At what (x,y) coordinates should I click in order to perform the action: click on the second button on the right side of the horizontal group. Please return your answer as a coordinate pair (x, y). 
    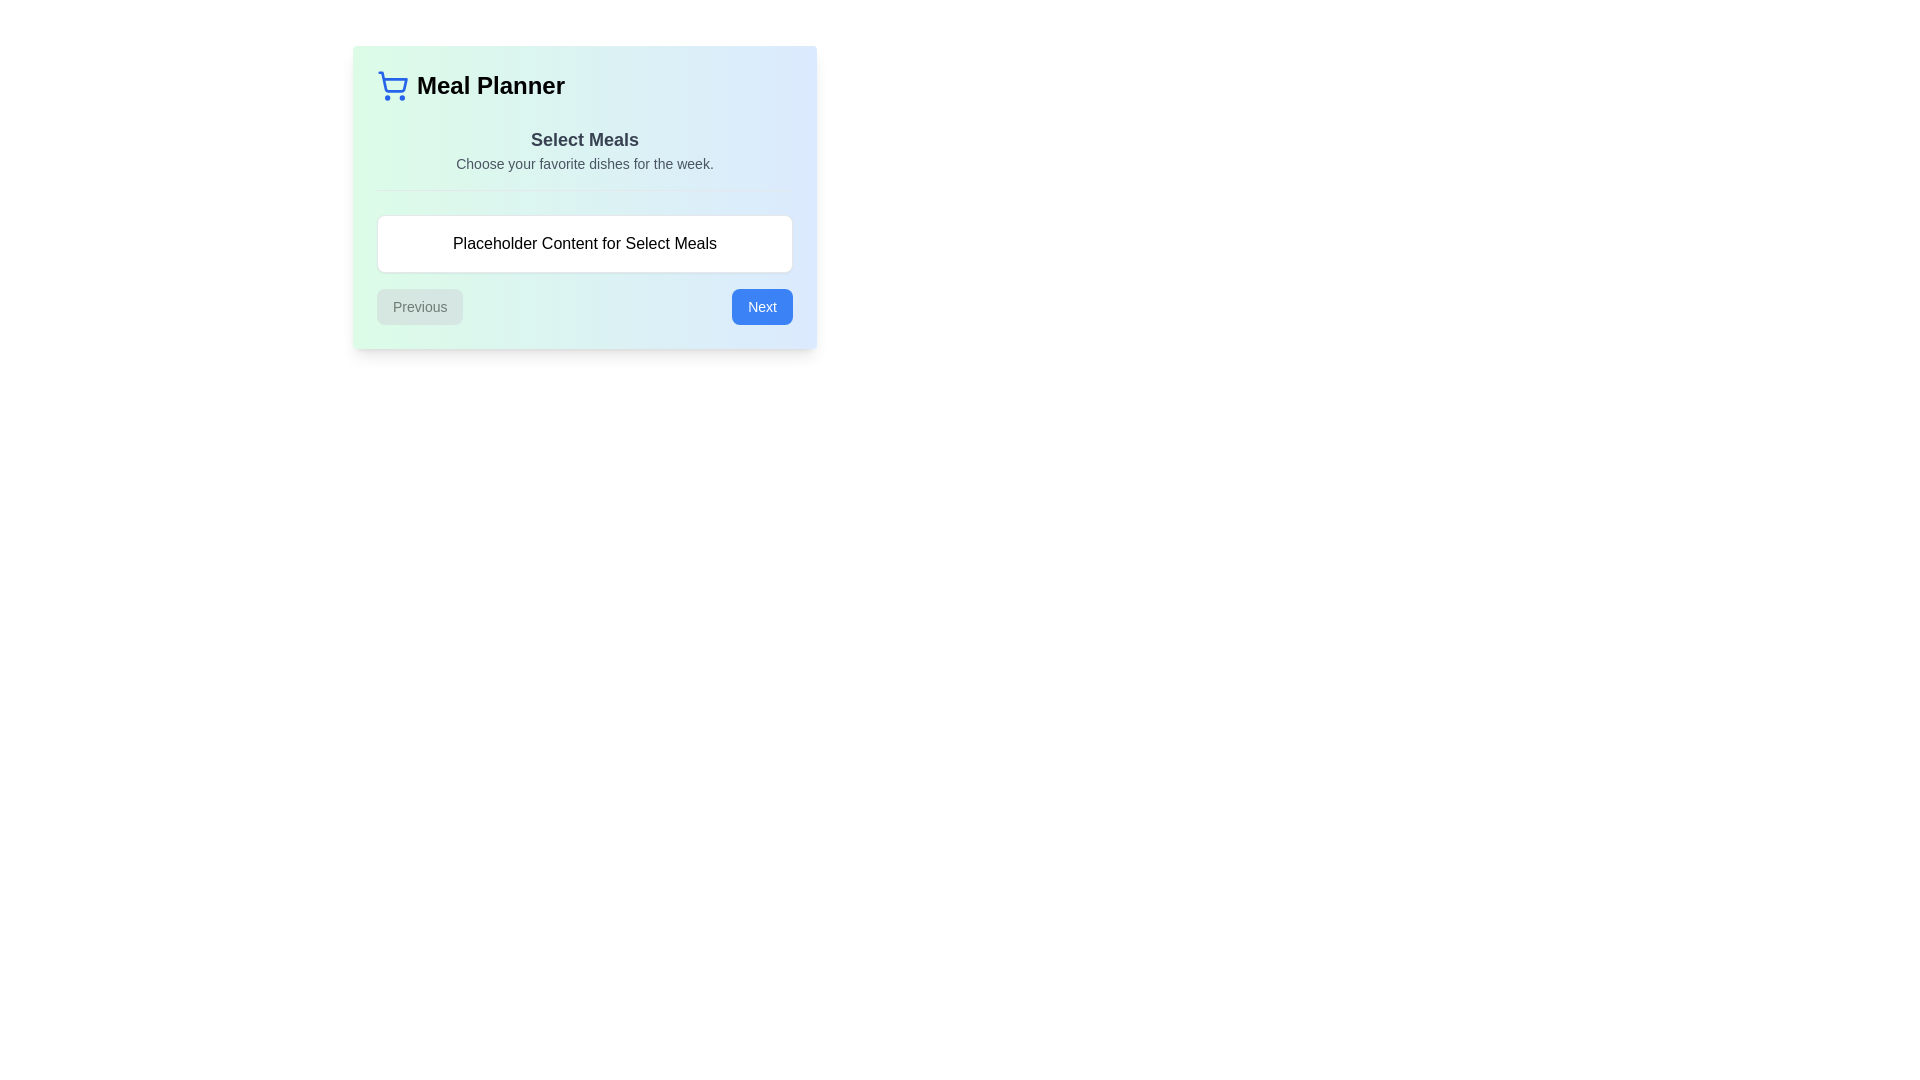
    Looking at the image, I should click on (761, 307).